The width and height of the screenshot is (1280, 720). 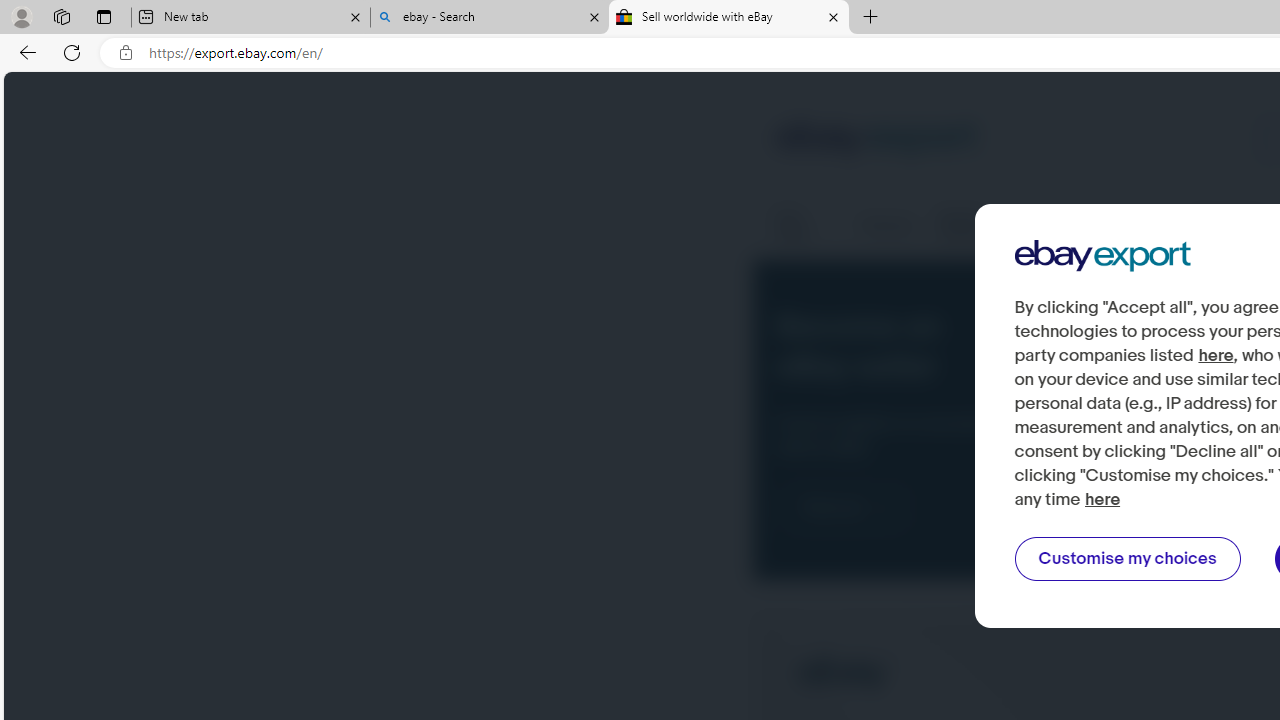 I want to click on 'Customise my choices', so click(x=1127, y=559).